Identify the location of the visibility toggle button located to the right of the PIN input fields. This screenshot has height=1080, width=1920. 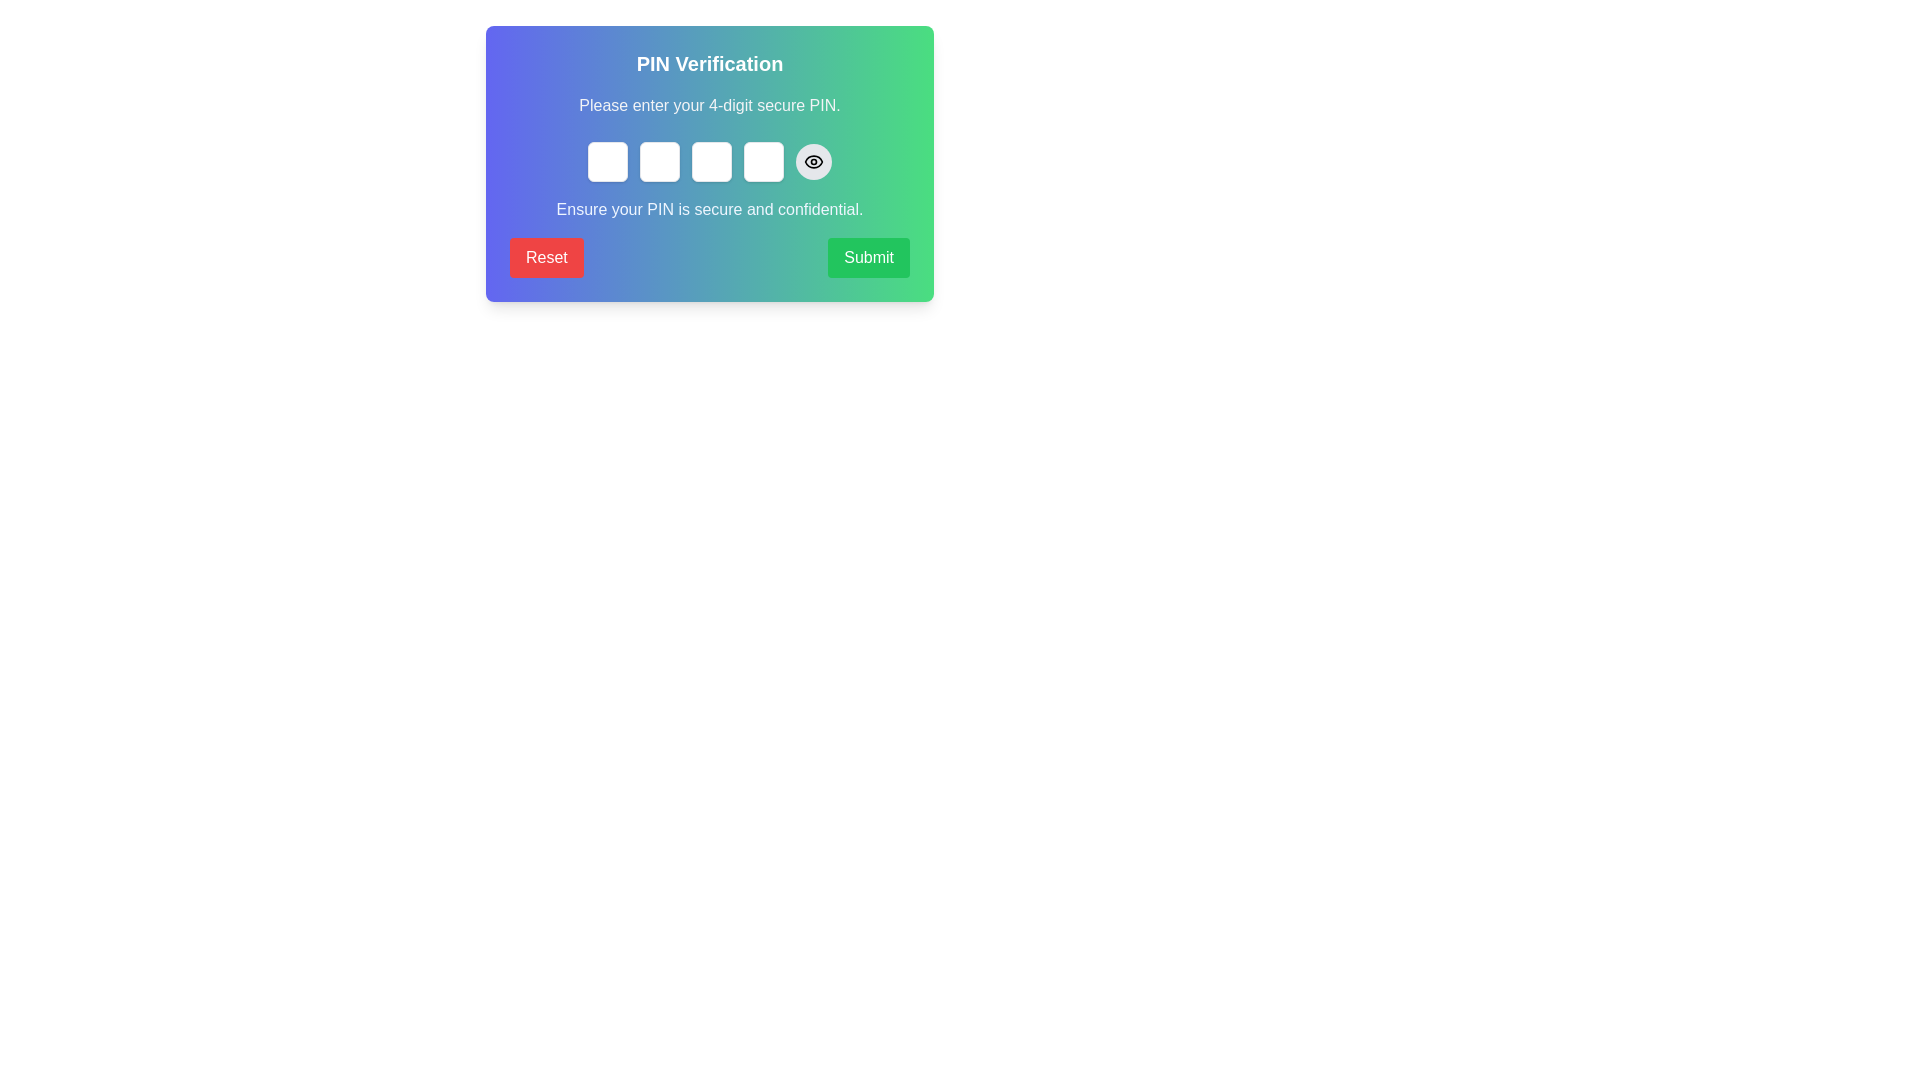
(814, 161).